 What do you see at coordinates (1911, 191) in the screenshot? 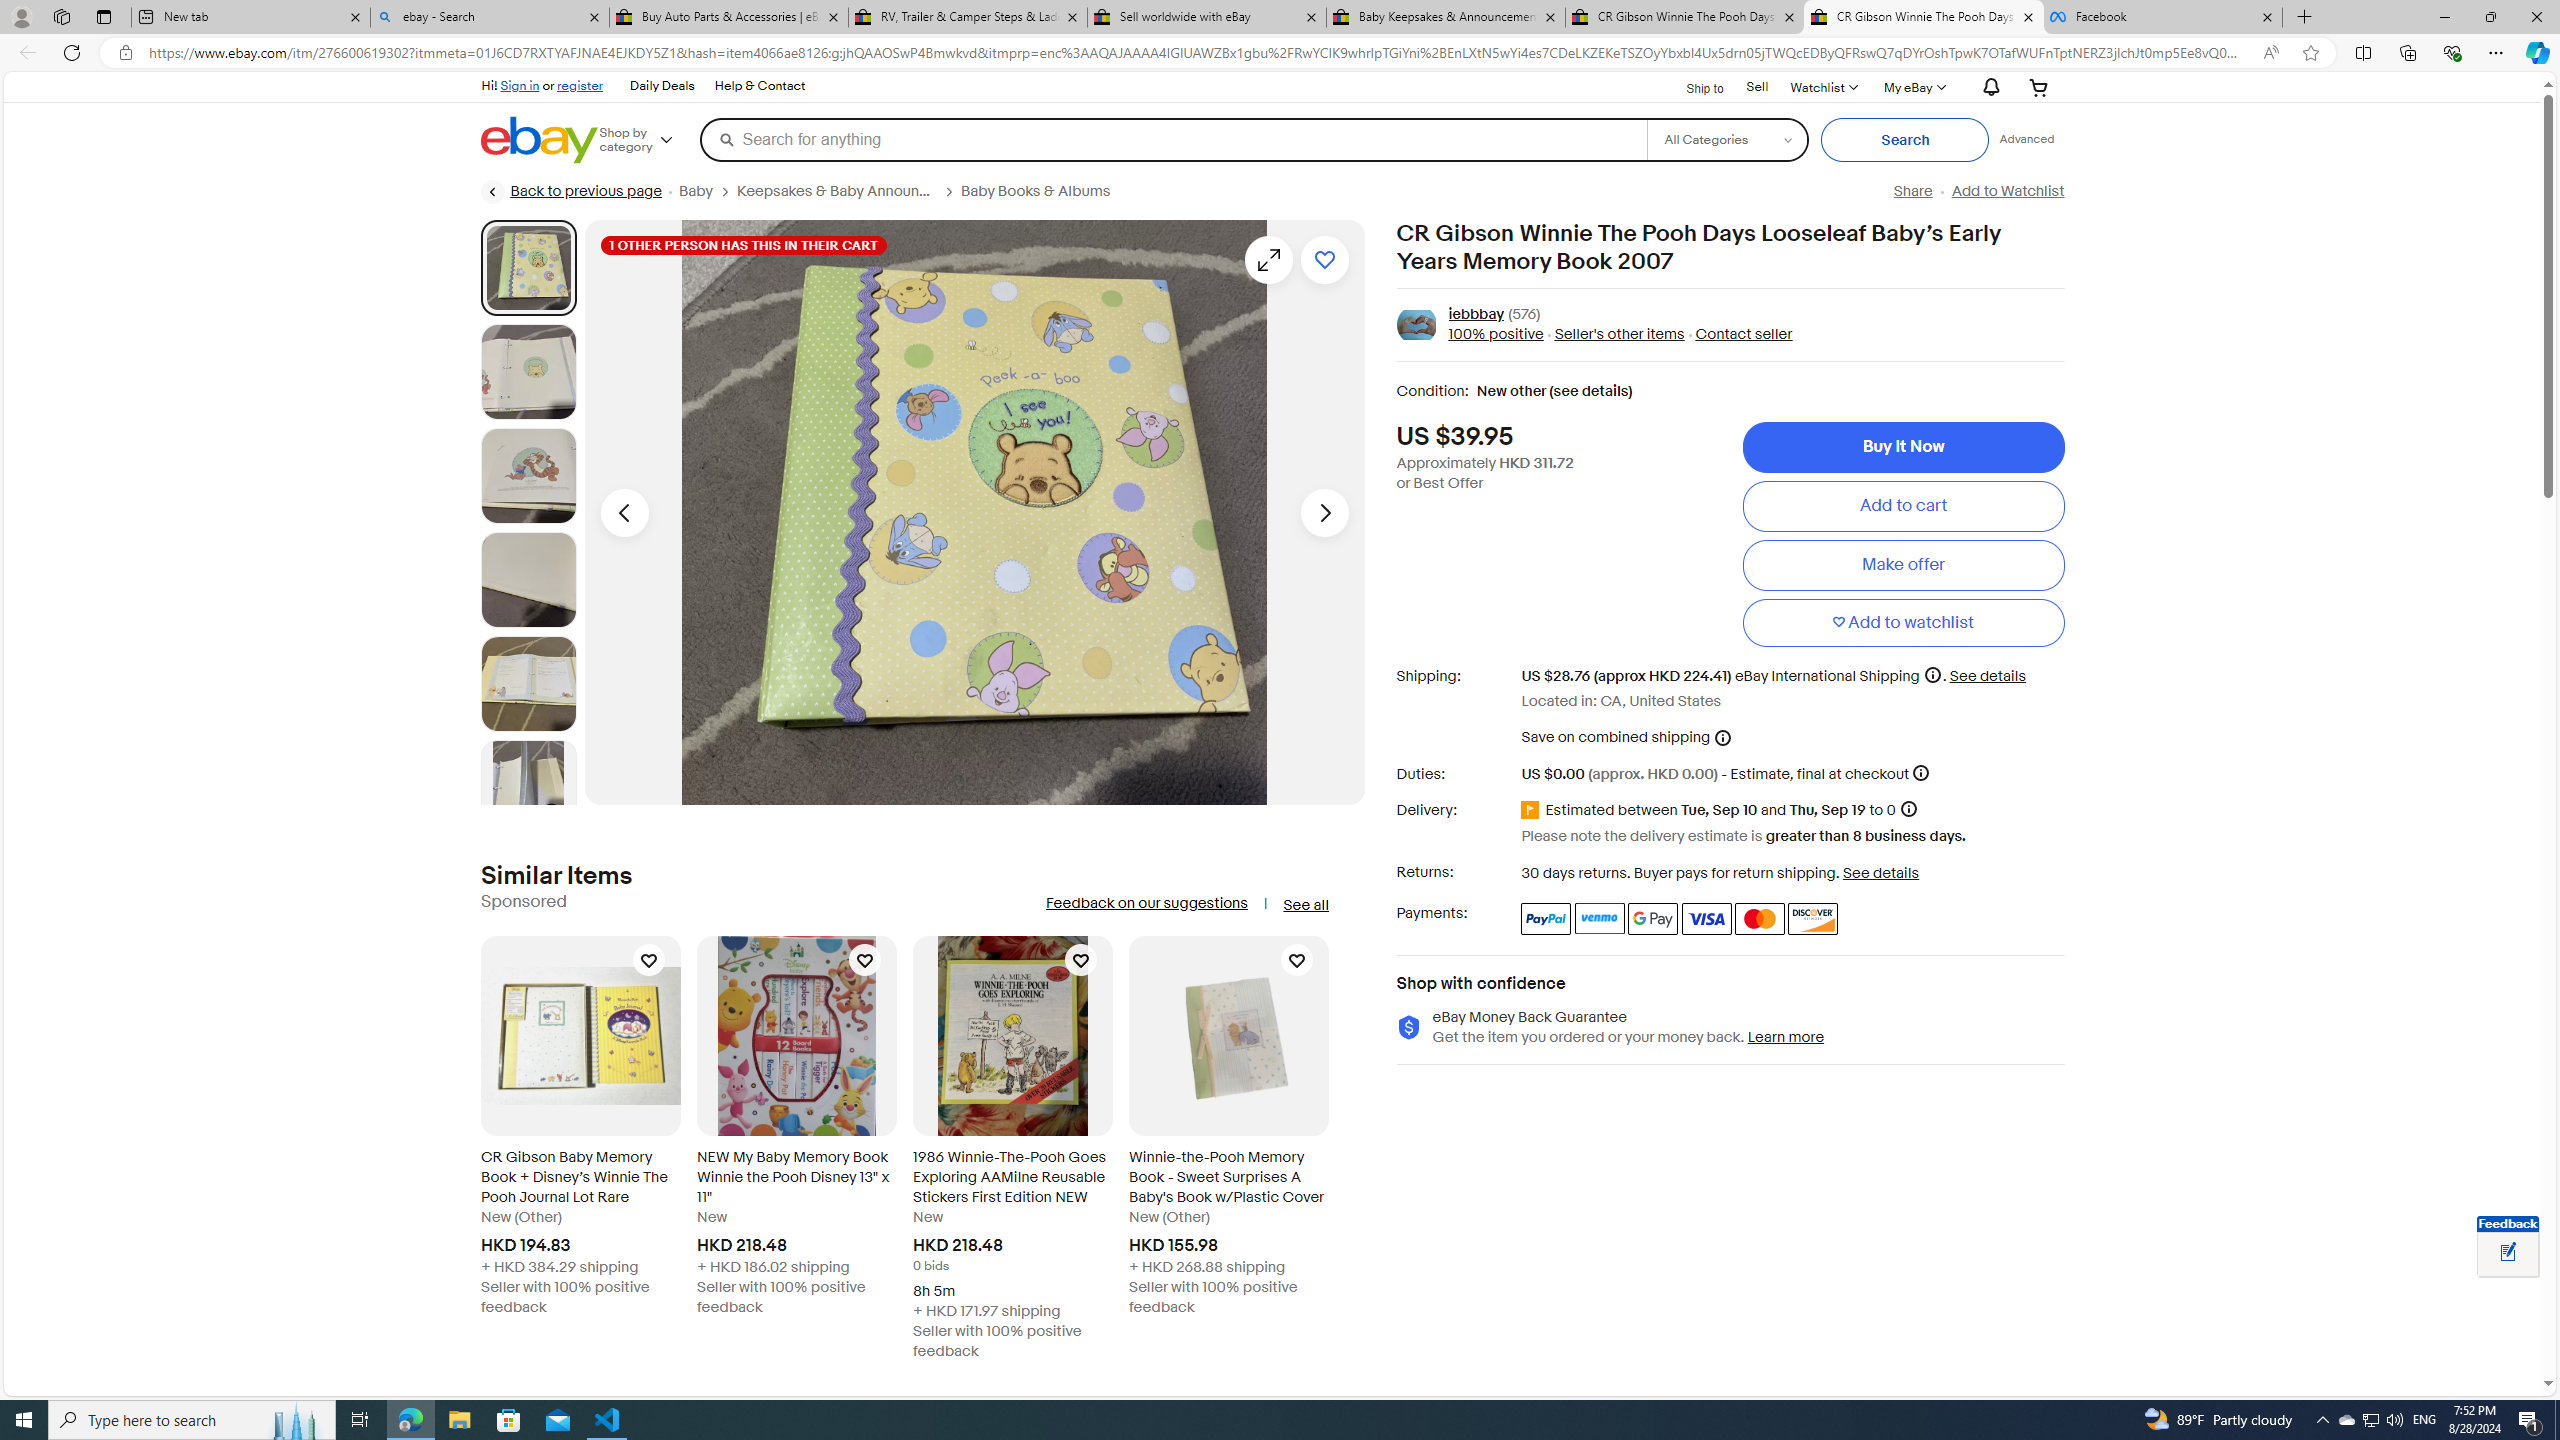
I see `'Share'` at bounding box center [1911, 191].